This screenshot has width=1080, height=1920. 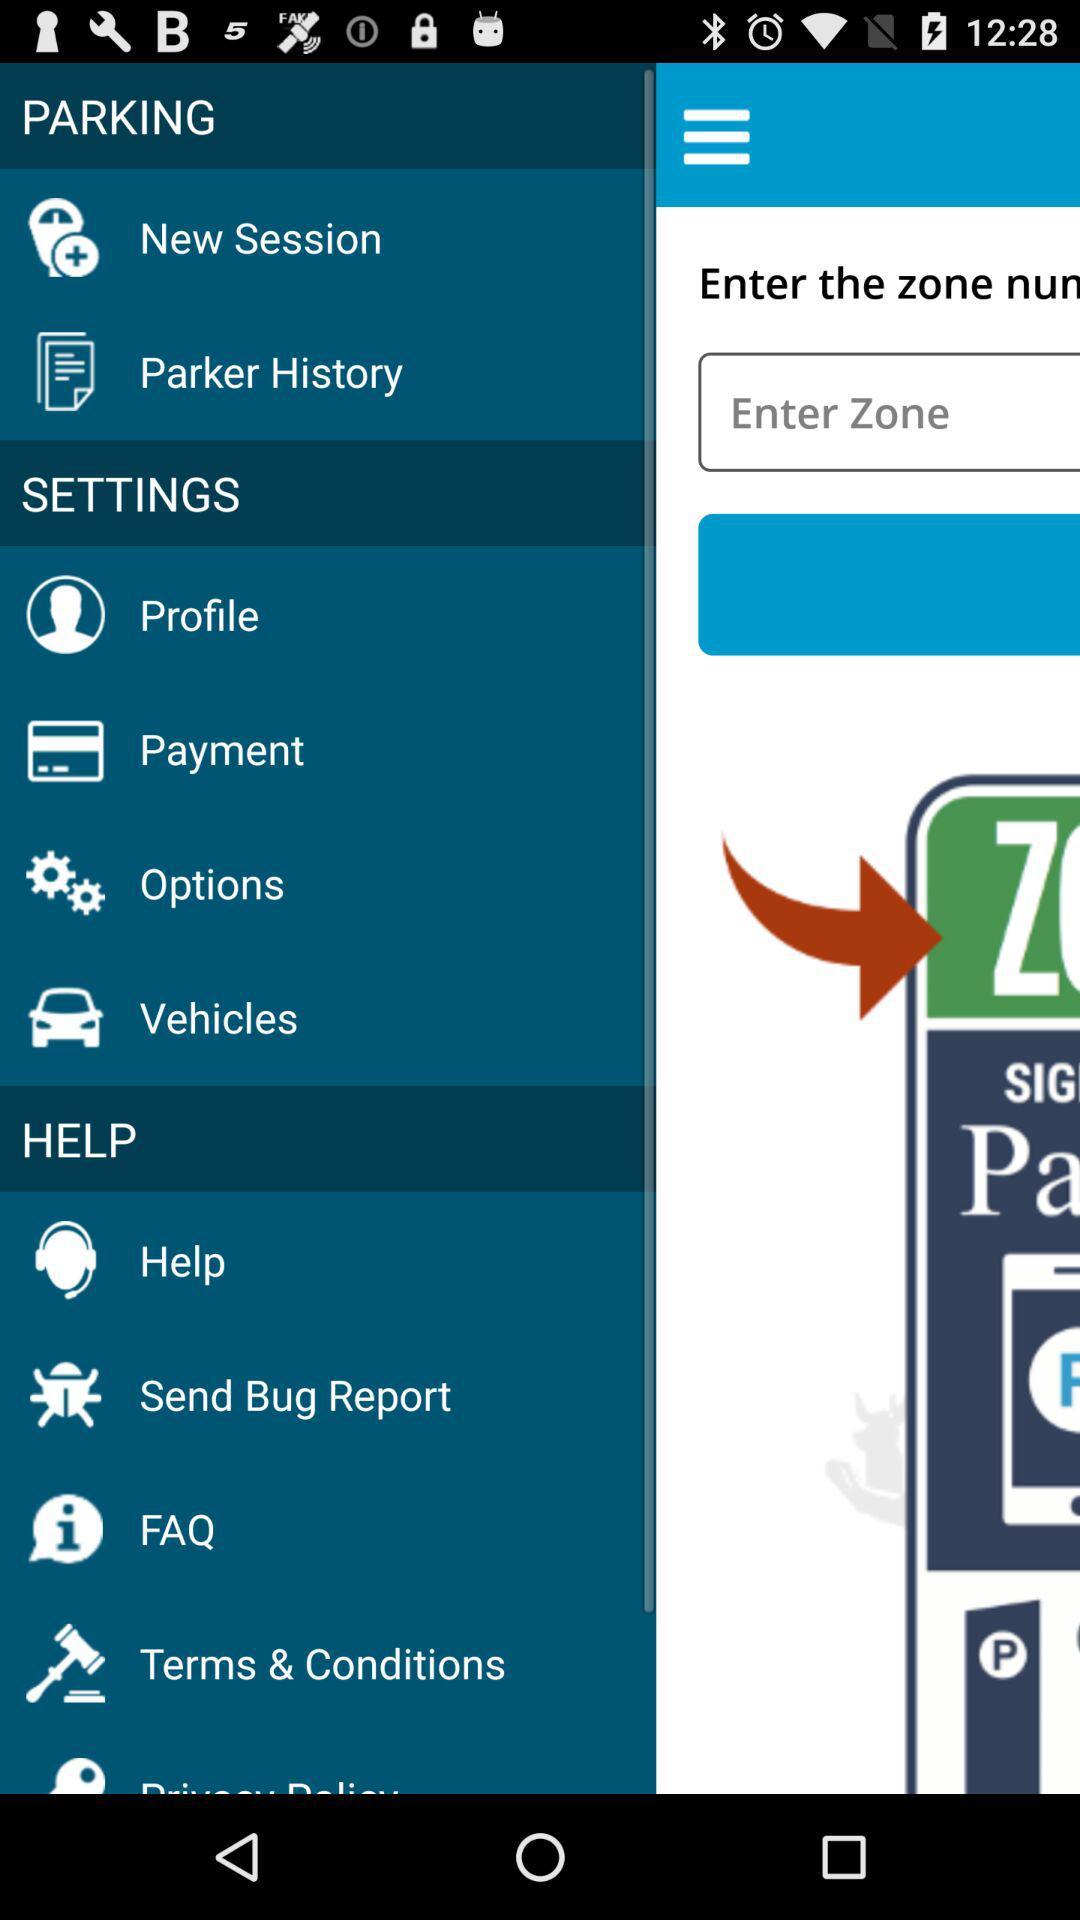 I want to click on the faq item, so click(x=176, y=1527).